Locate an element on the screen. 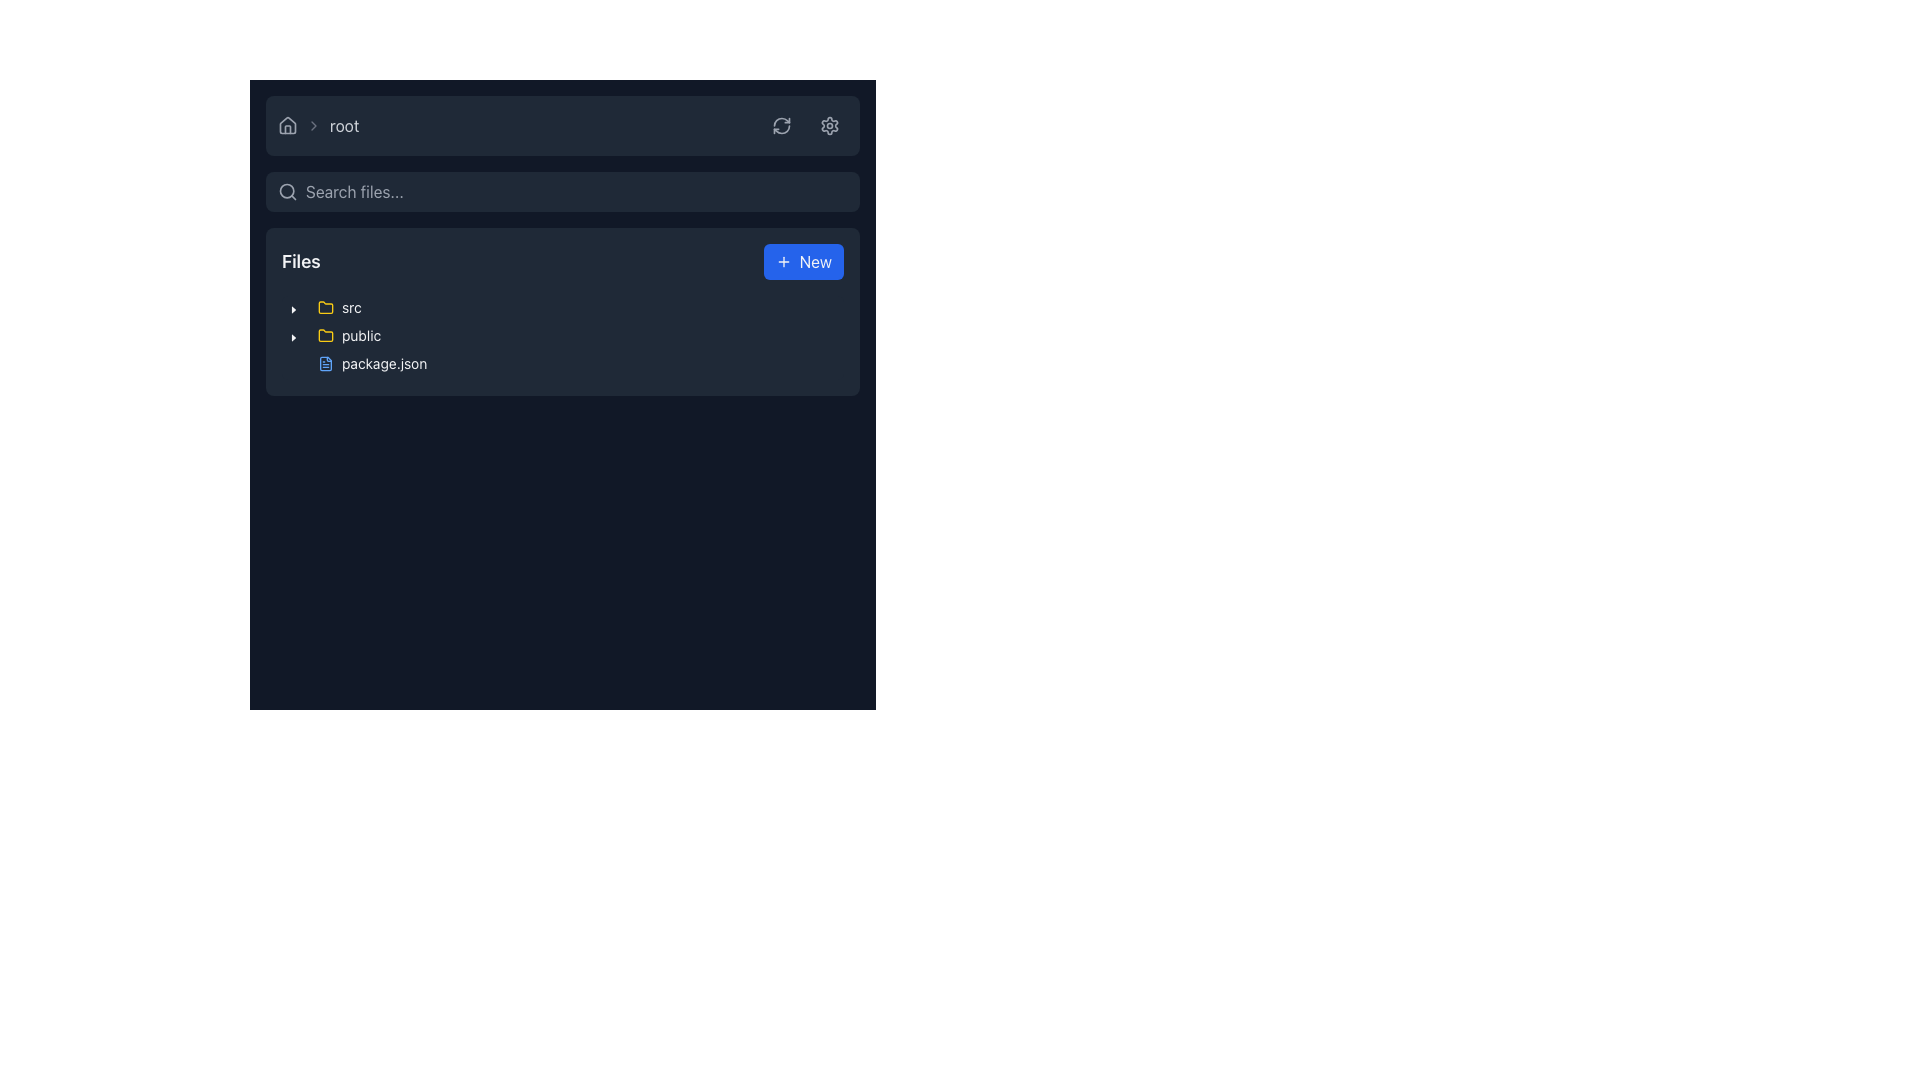  the 'root' label is located at coordinates (317, 126).